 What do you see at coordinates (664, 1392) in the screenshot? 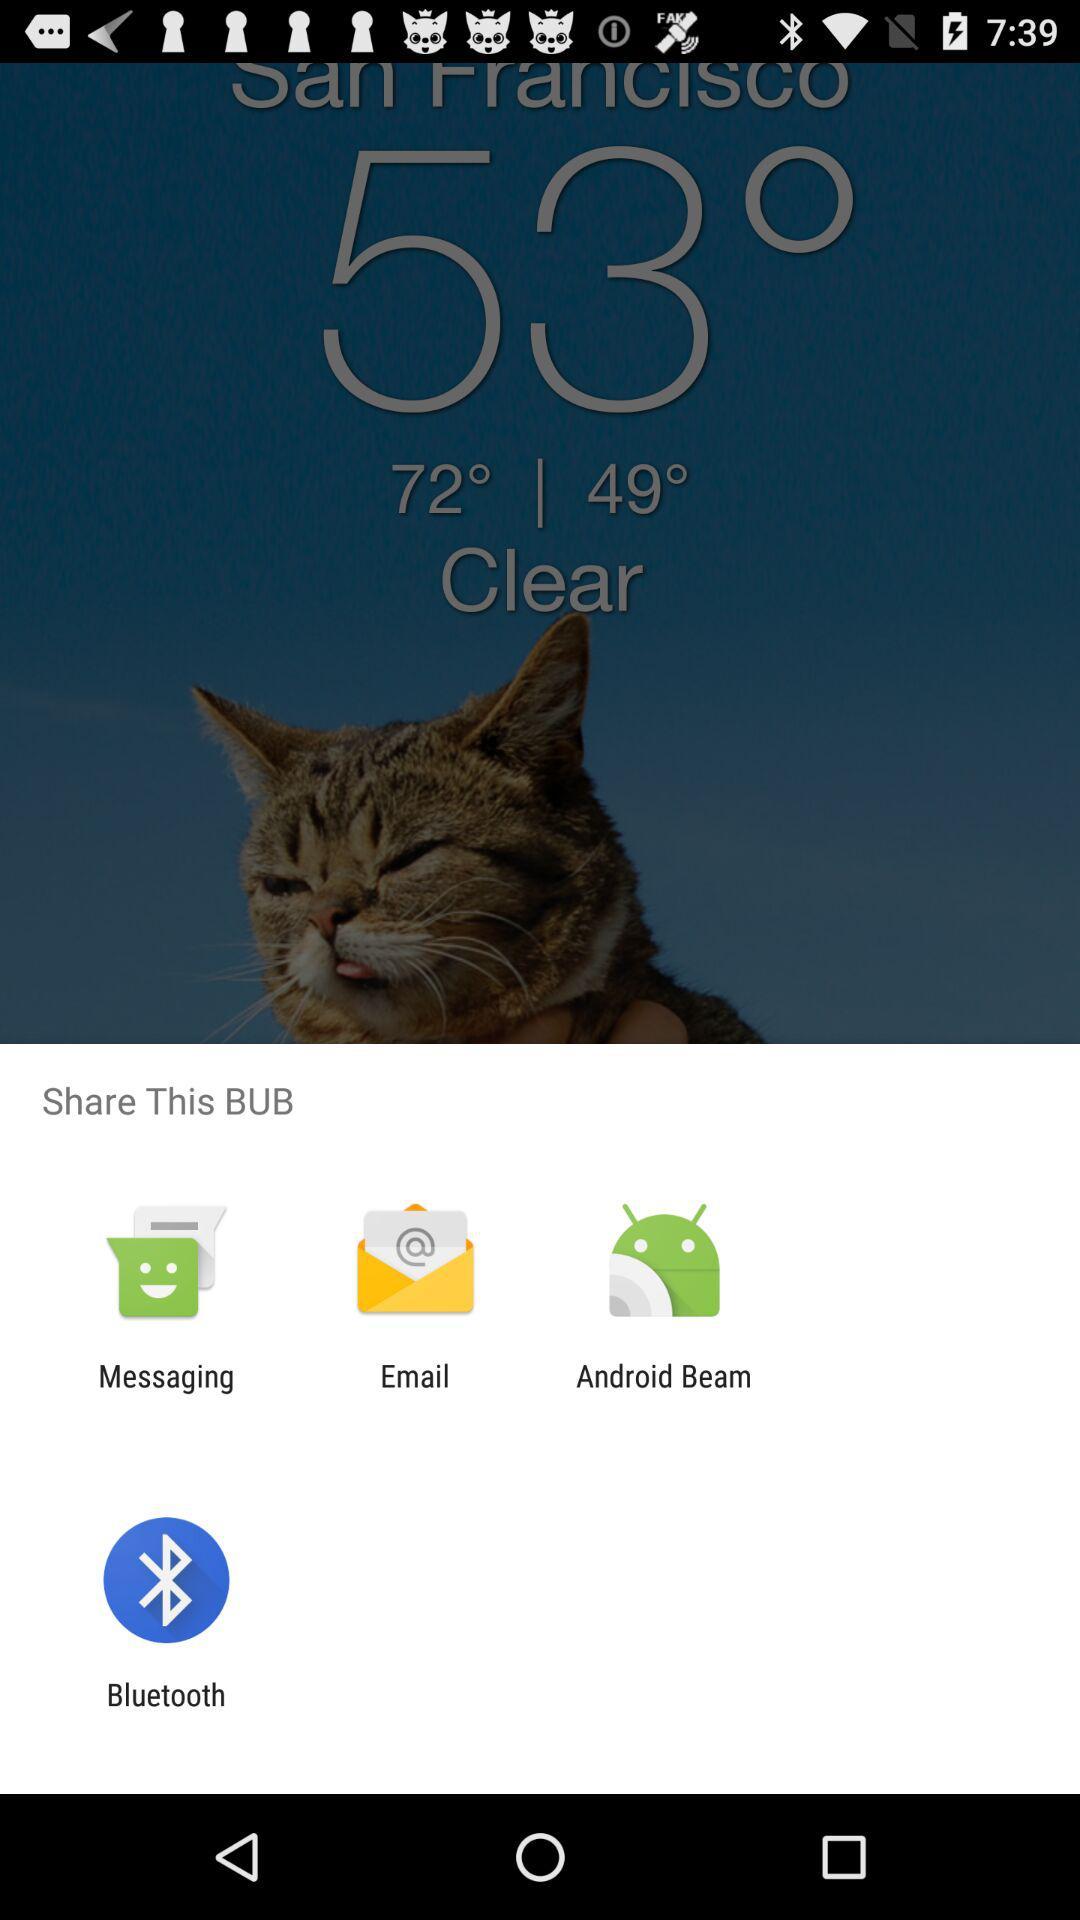
I see `app next to email` at bounding box center [664, 1392].